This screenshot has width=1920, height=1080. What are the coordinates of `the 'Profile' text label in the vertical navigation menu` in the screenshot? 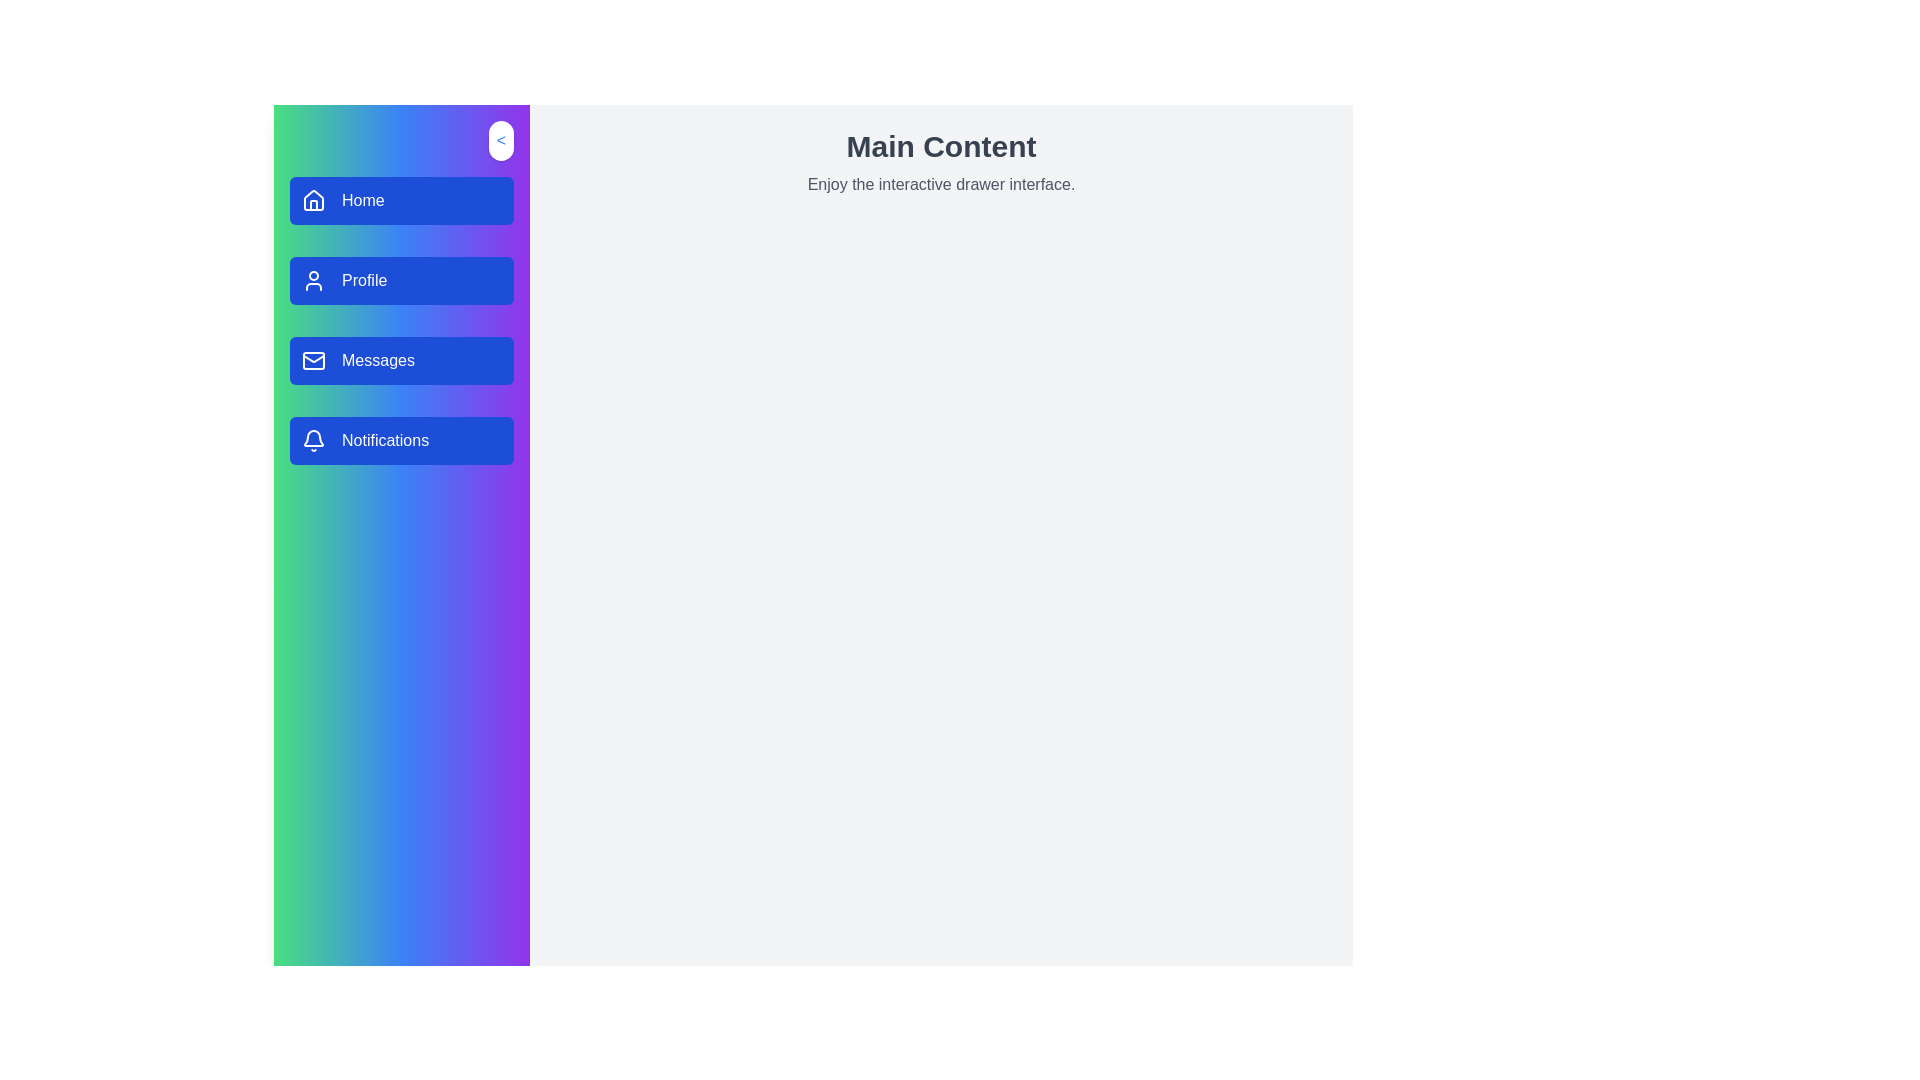 It's located at (364, 281).